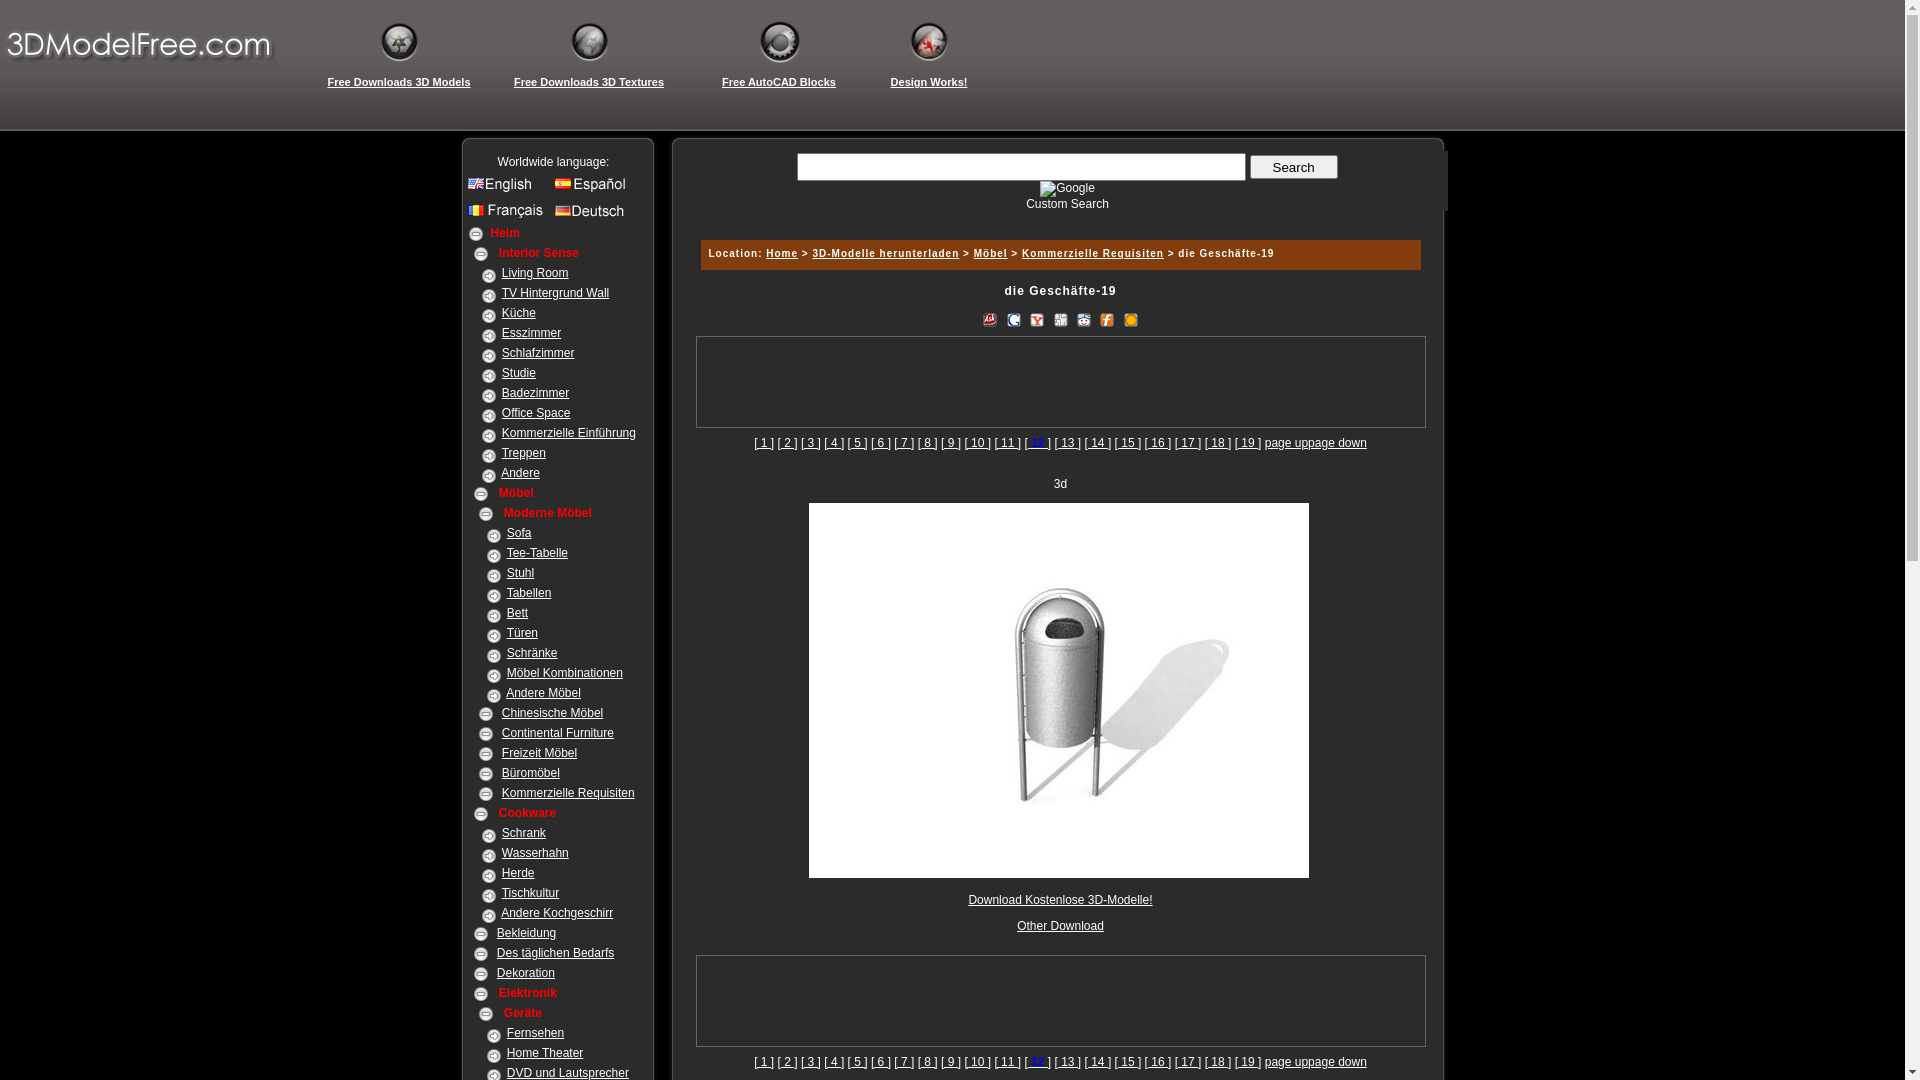  What do you see at coordinates (466, 216) in the screenshot?
I see `'France site'` at bounding box center [466, 216].